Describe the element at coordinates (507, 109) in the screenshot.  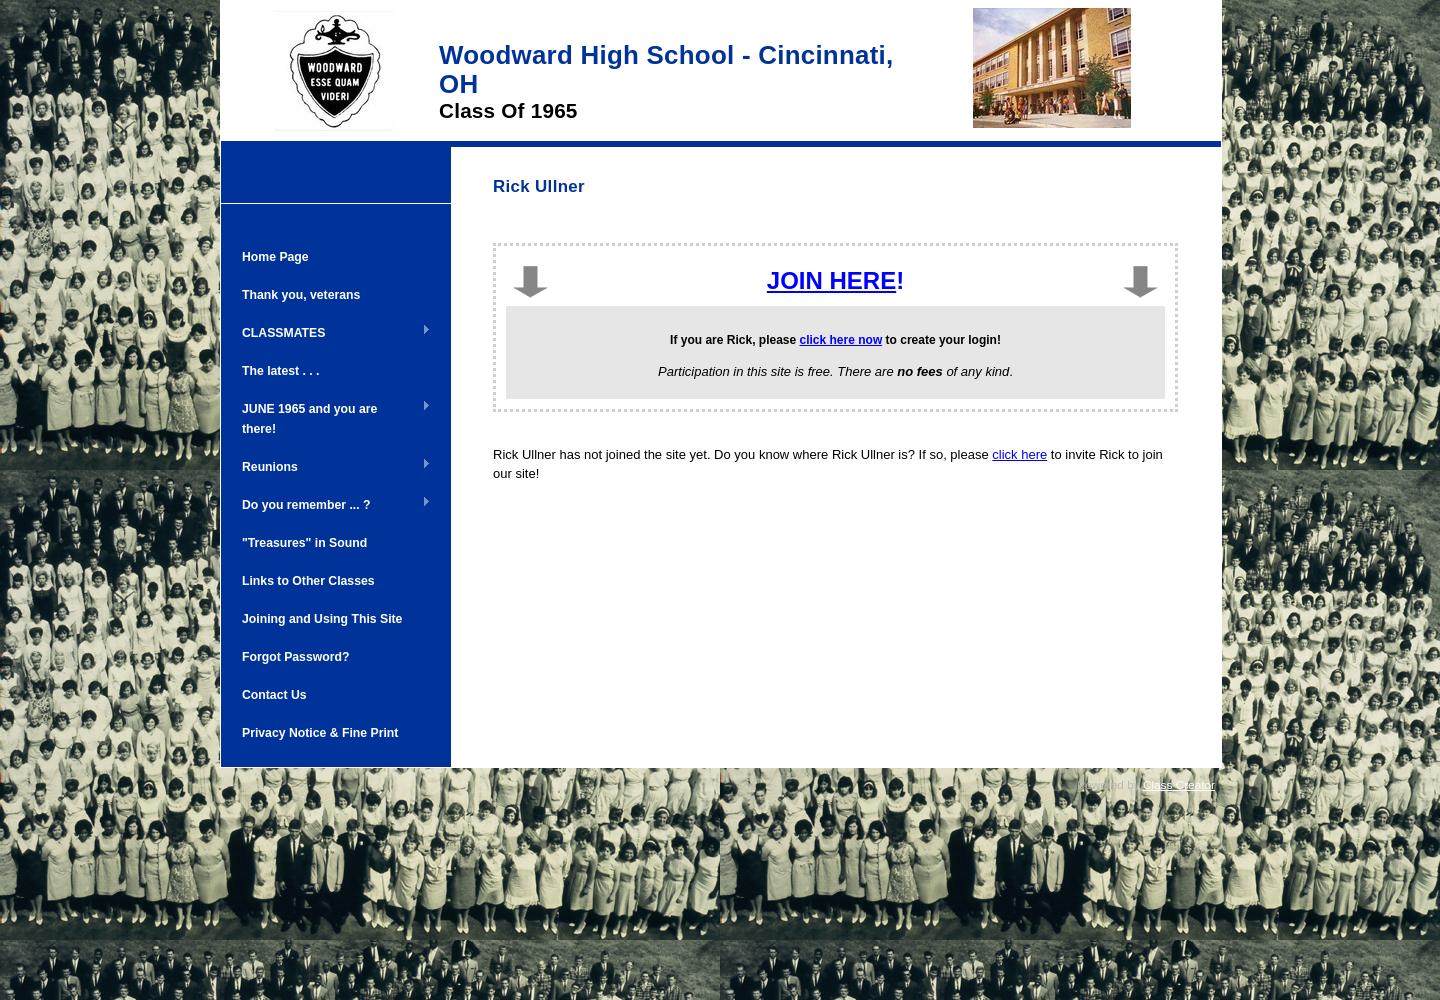
I see `'Class Of 1965'` at that location.